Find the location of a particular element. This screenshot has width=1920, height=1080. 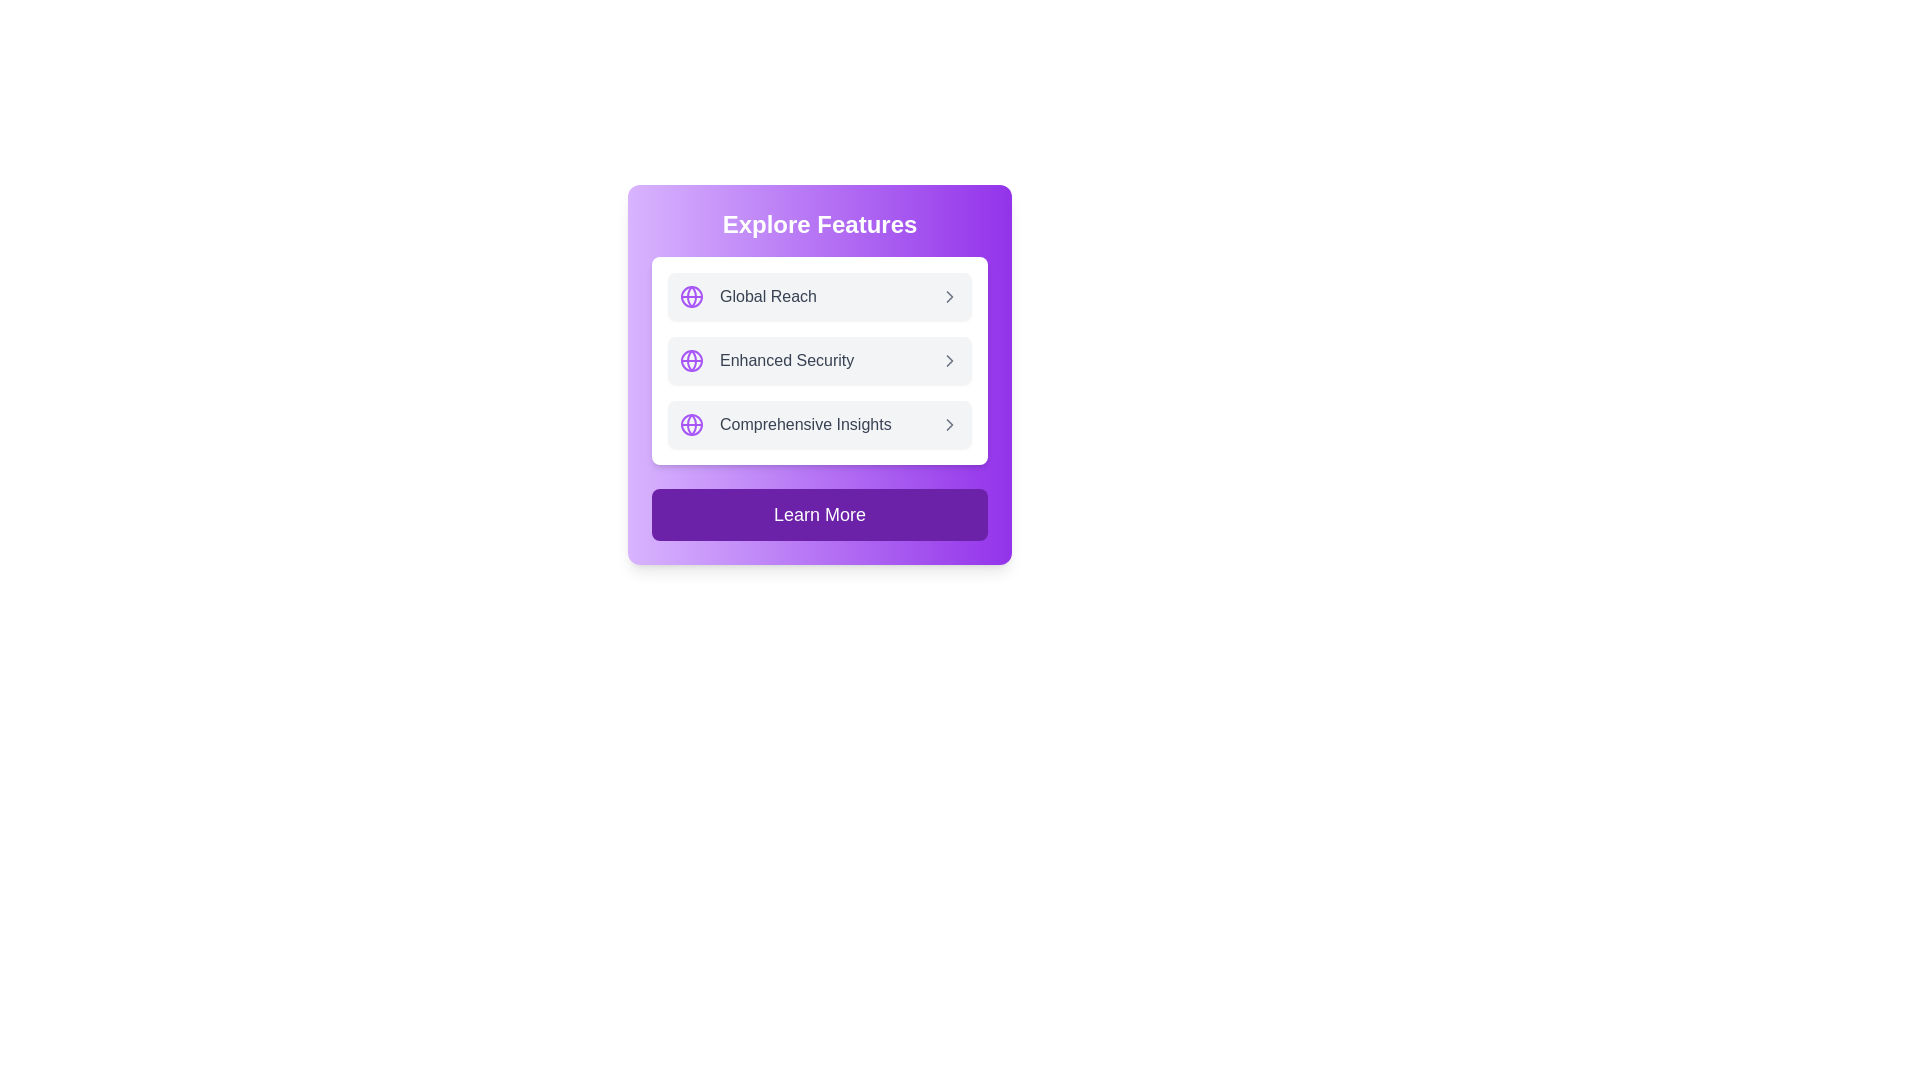

to select the 'Enhanced Security' option in the list, which is the second item with a purple globe icon on the left and a chevron icon on the right is located at coordinates (820, 361).